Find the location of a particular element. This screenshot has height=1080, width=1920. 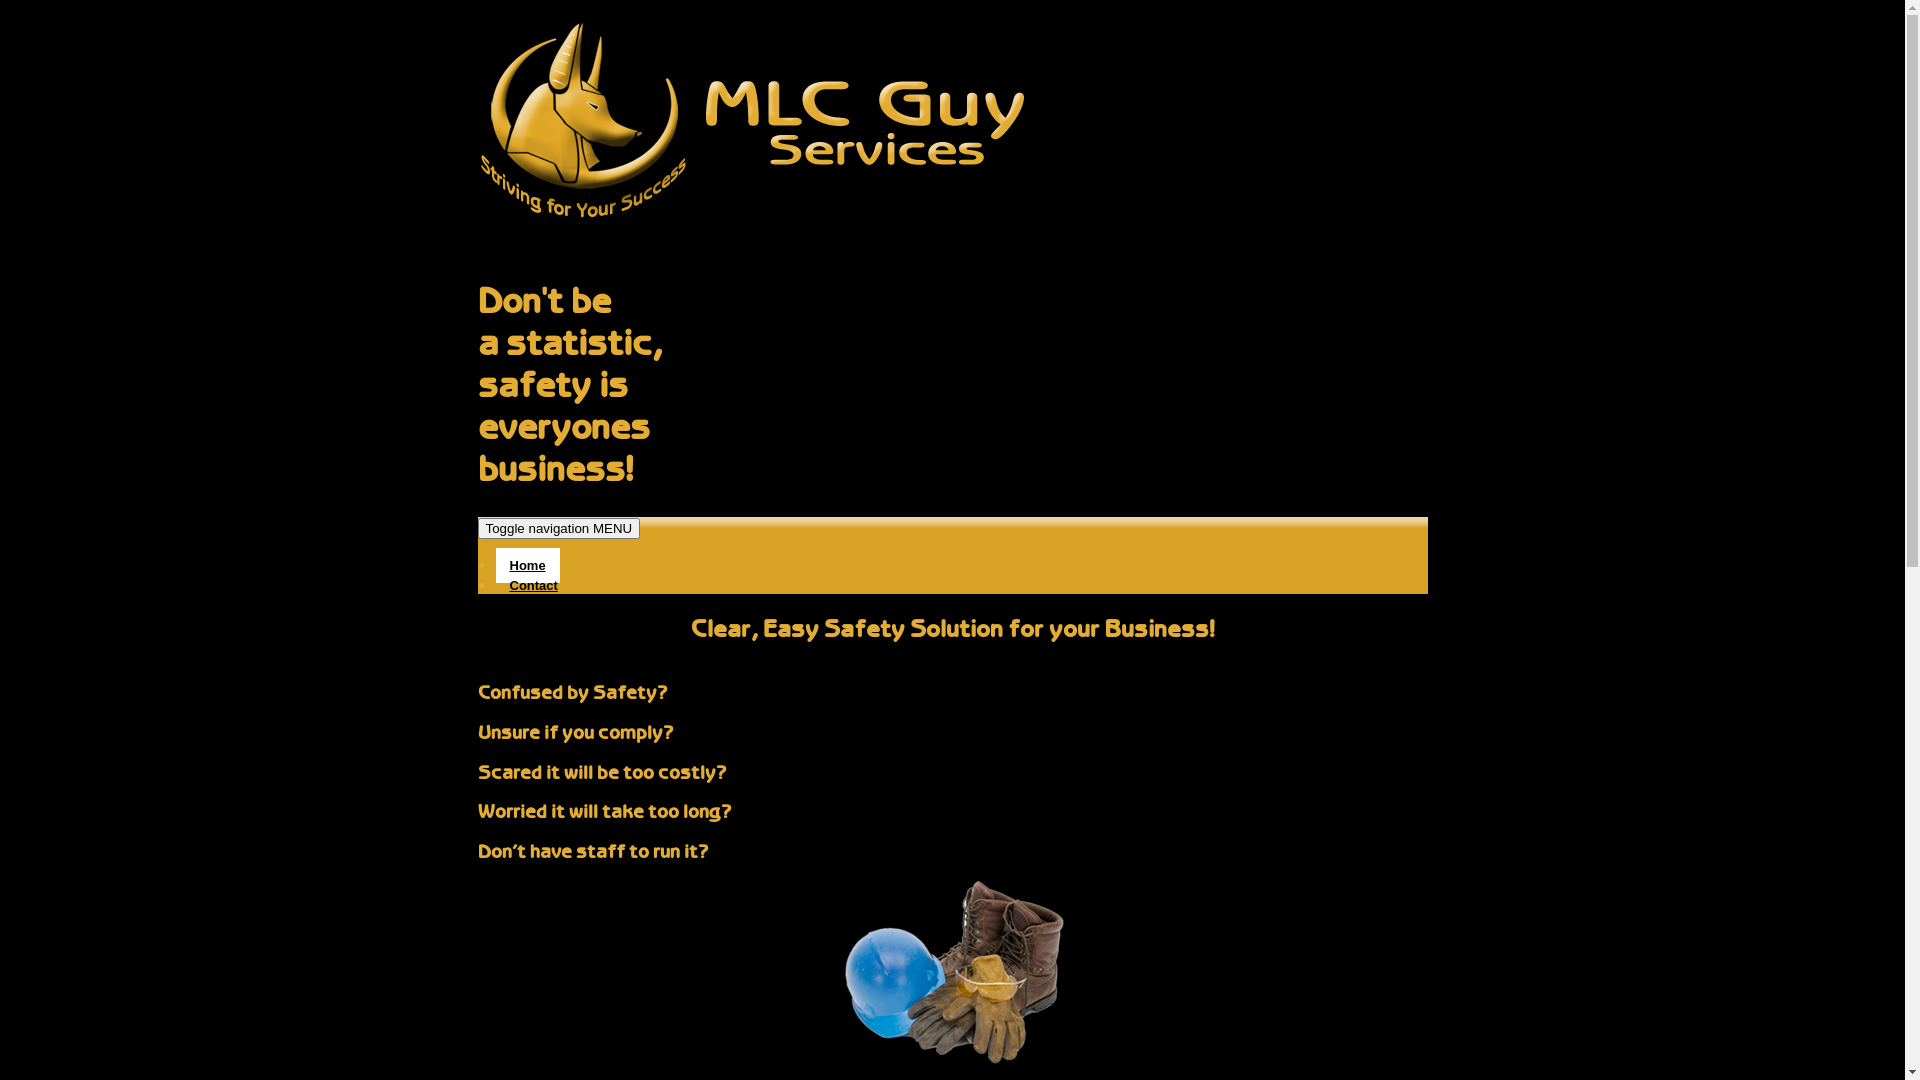

'Contact' is located at coordinates (533, 585).